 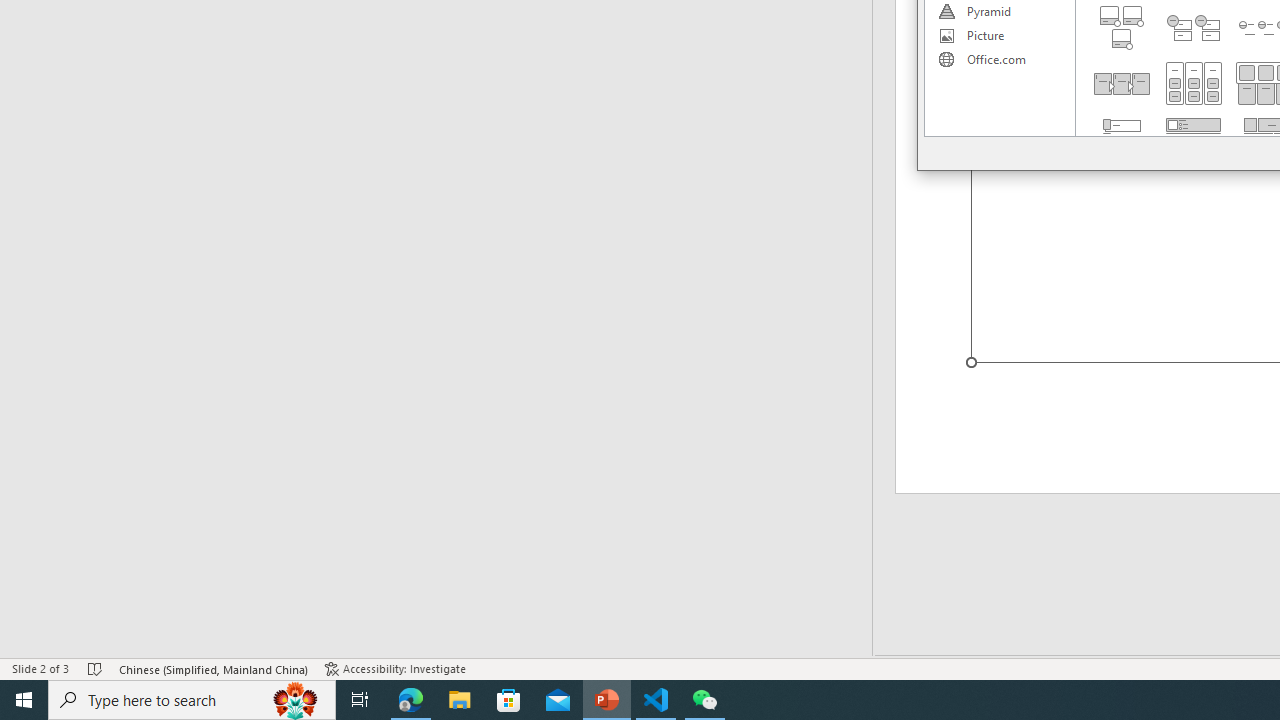 What do you see at coordinates (294, 698) in the screenshot?
I see `'Search highlights icon opens search home window'` at bounding box center [294, 698].